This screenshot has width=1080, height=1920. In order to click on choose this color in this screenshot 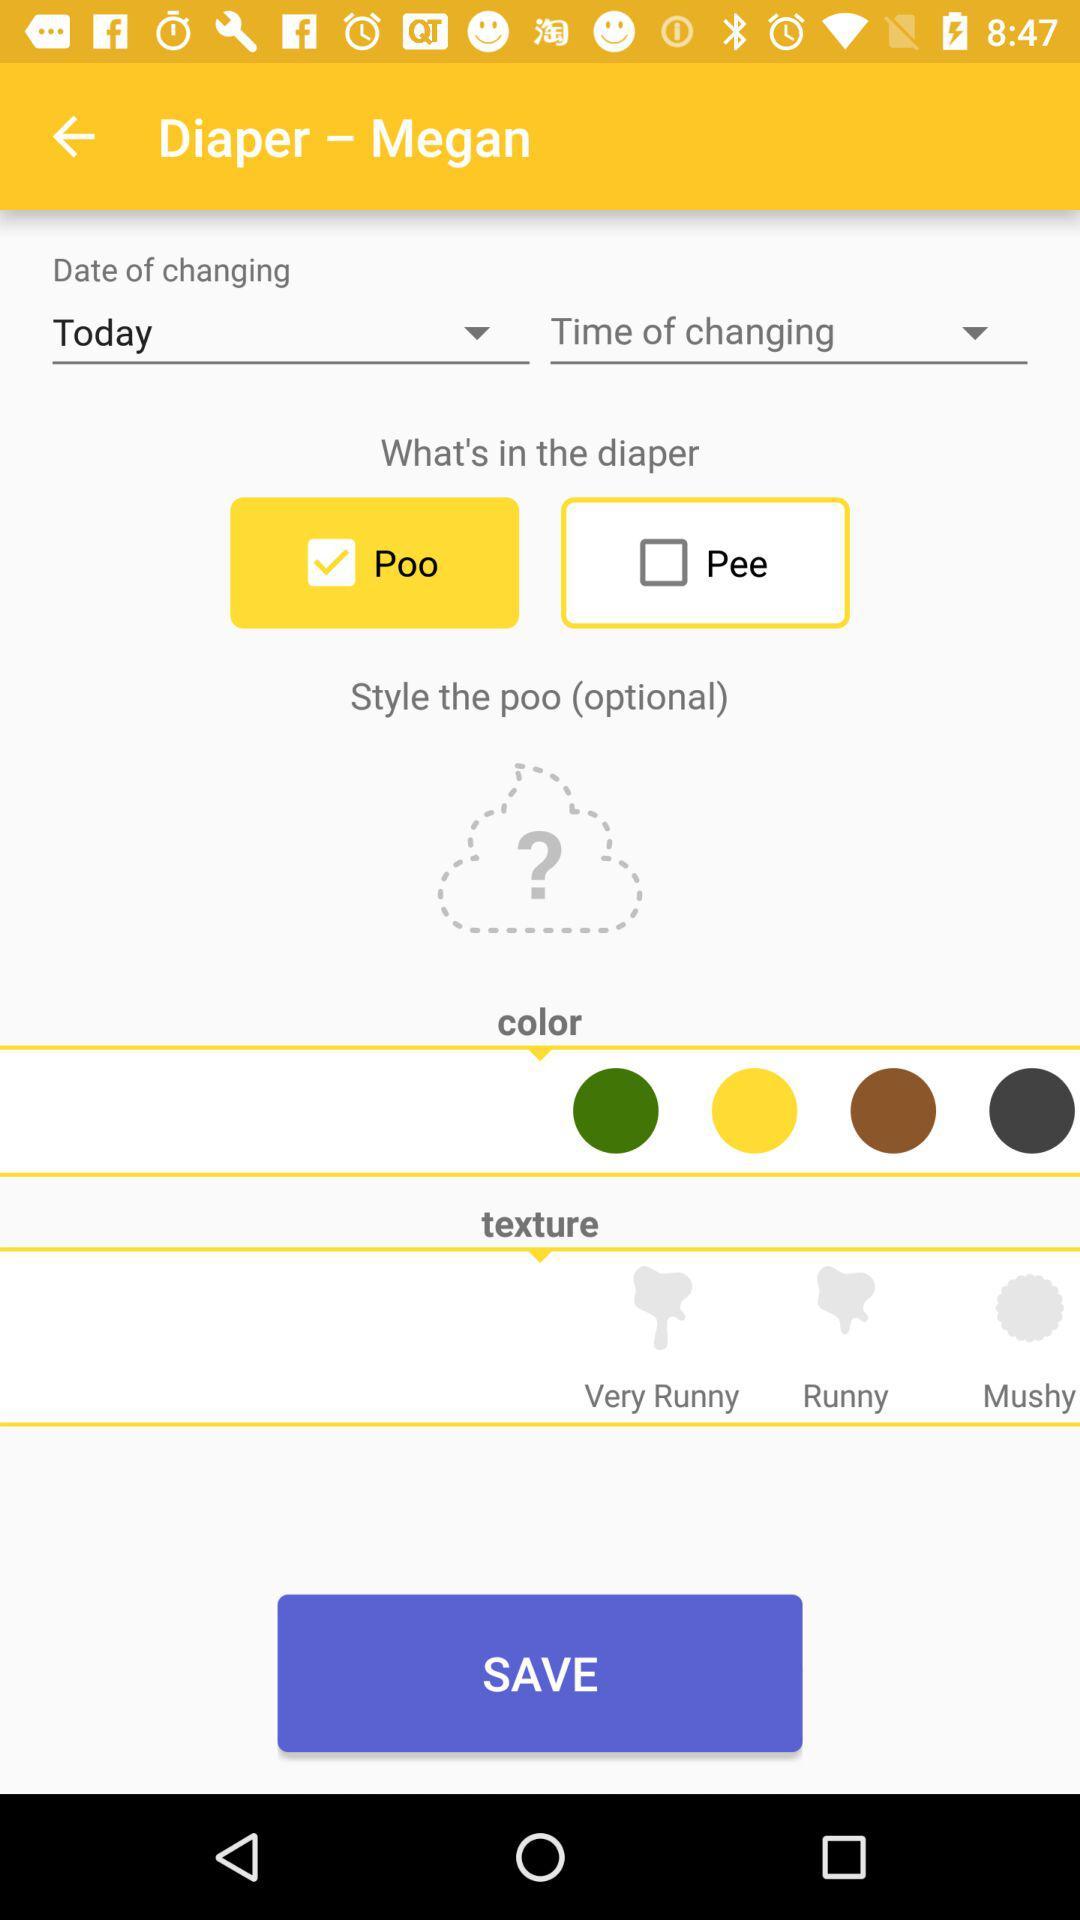, I will do `click(1032, 1109)`.